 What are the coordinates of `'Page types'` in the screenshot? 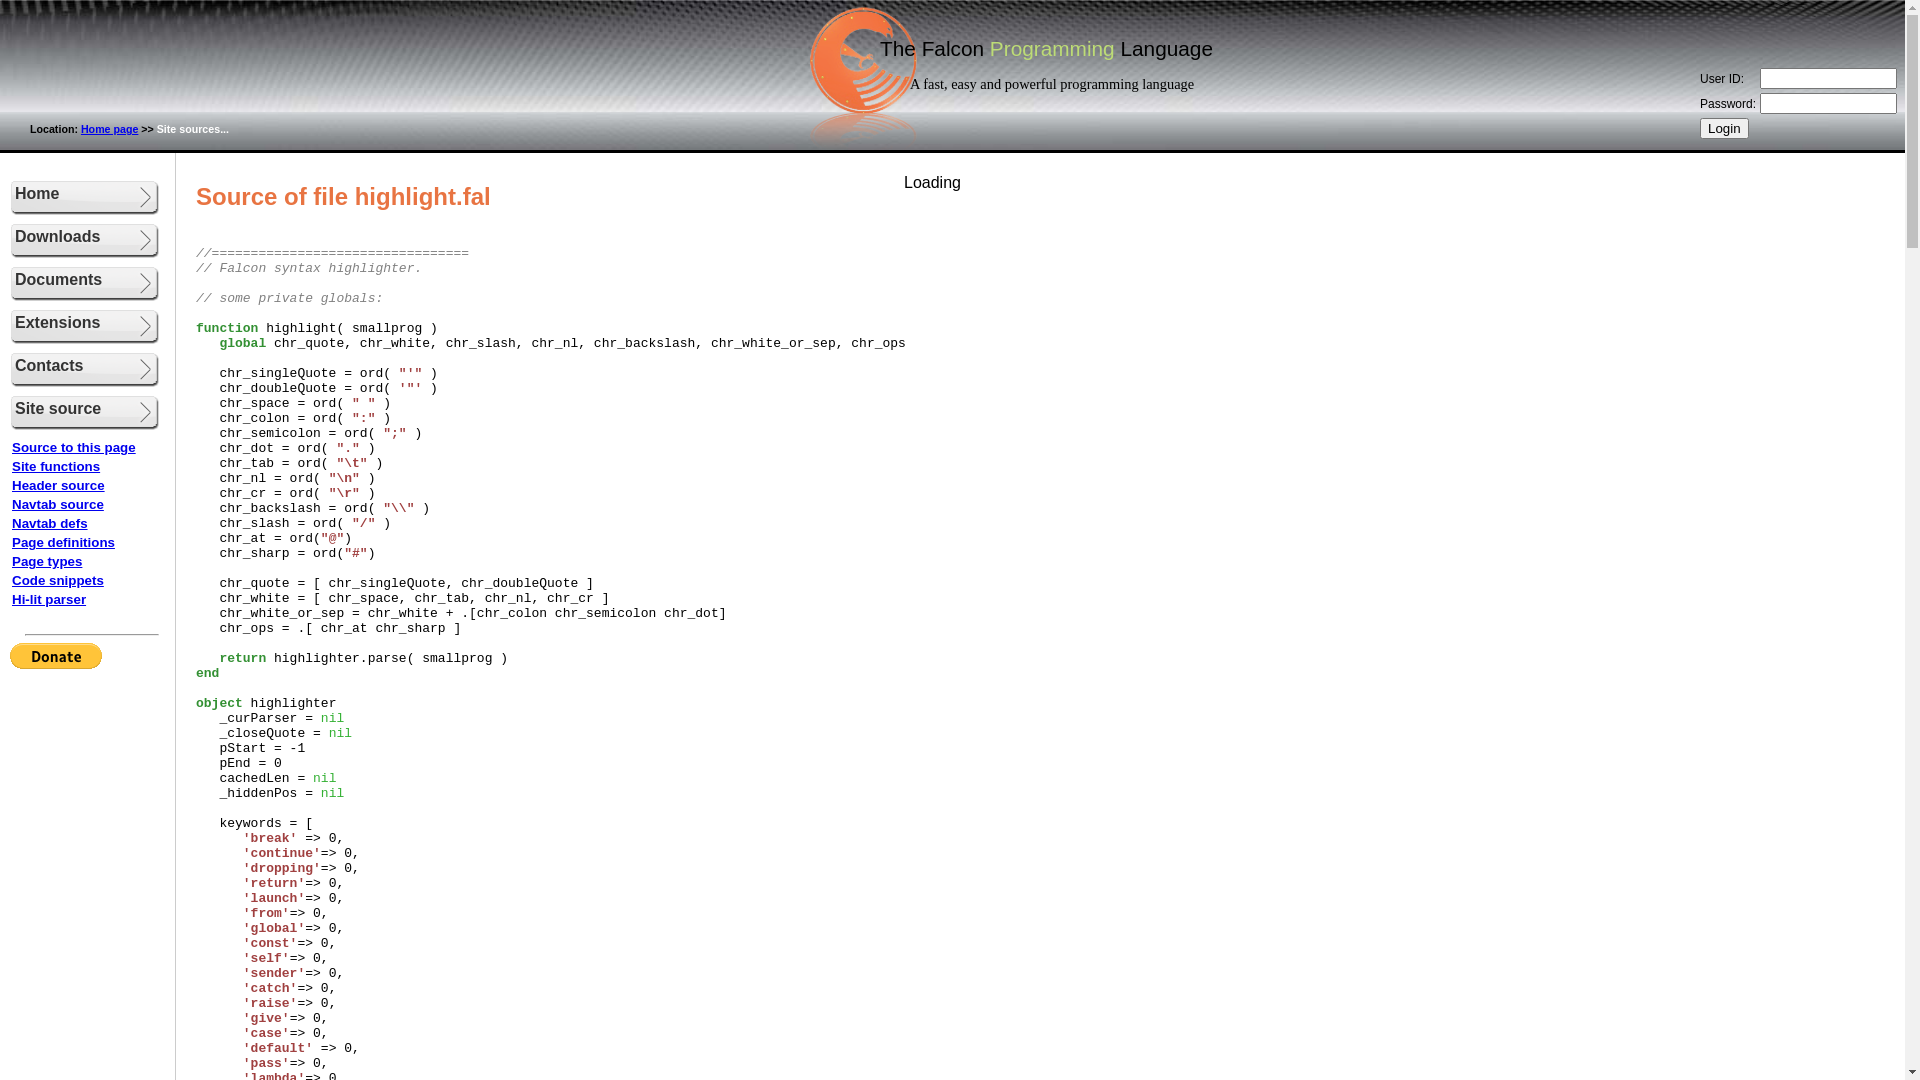 It's located at (47, 561).